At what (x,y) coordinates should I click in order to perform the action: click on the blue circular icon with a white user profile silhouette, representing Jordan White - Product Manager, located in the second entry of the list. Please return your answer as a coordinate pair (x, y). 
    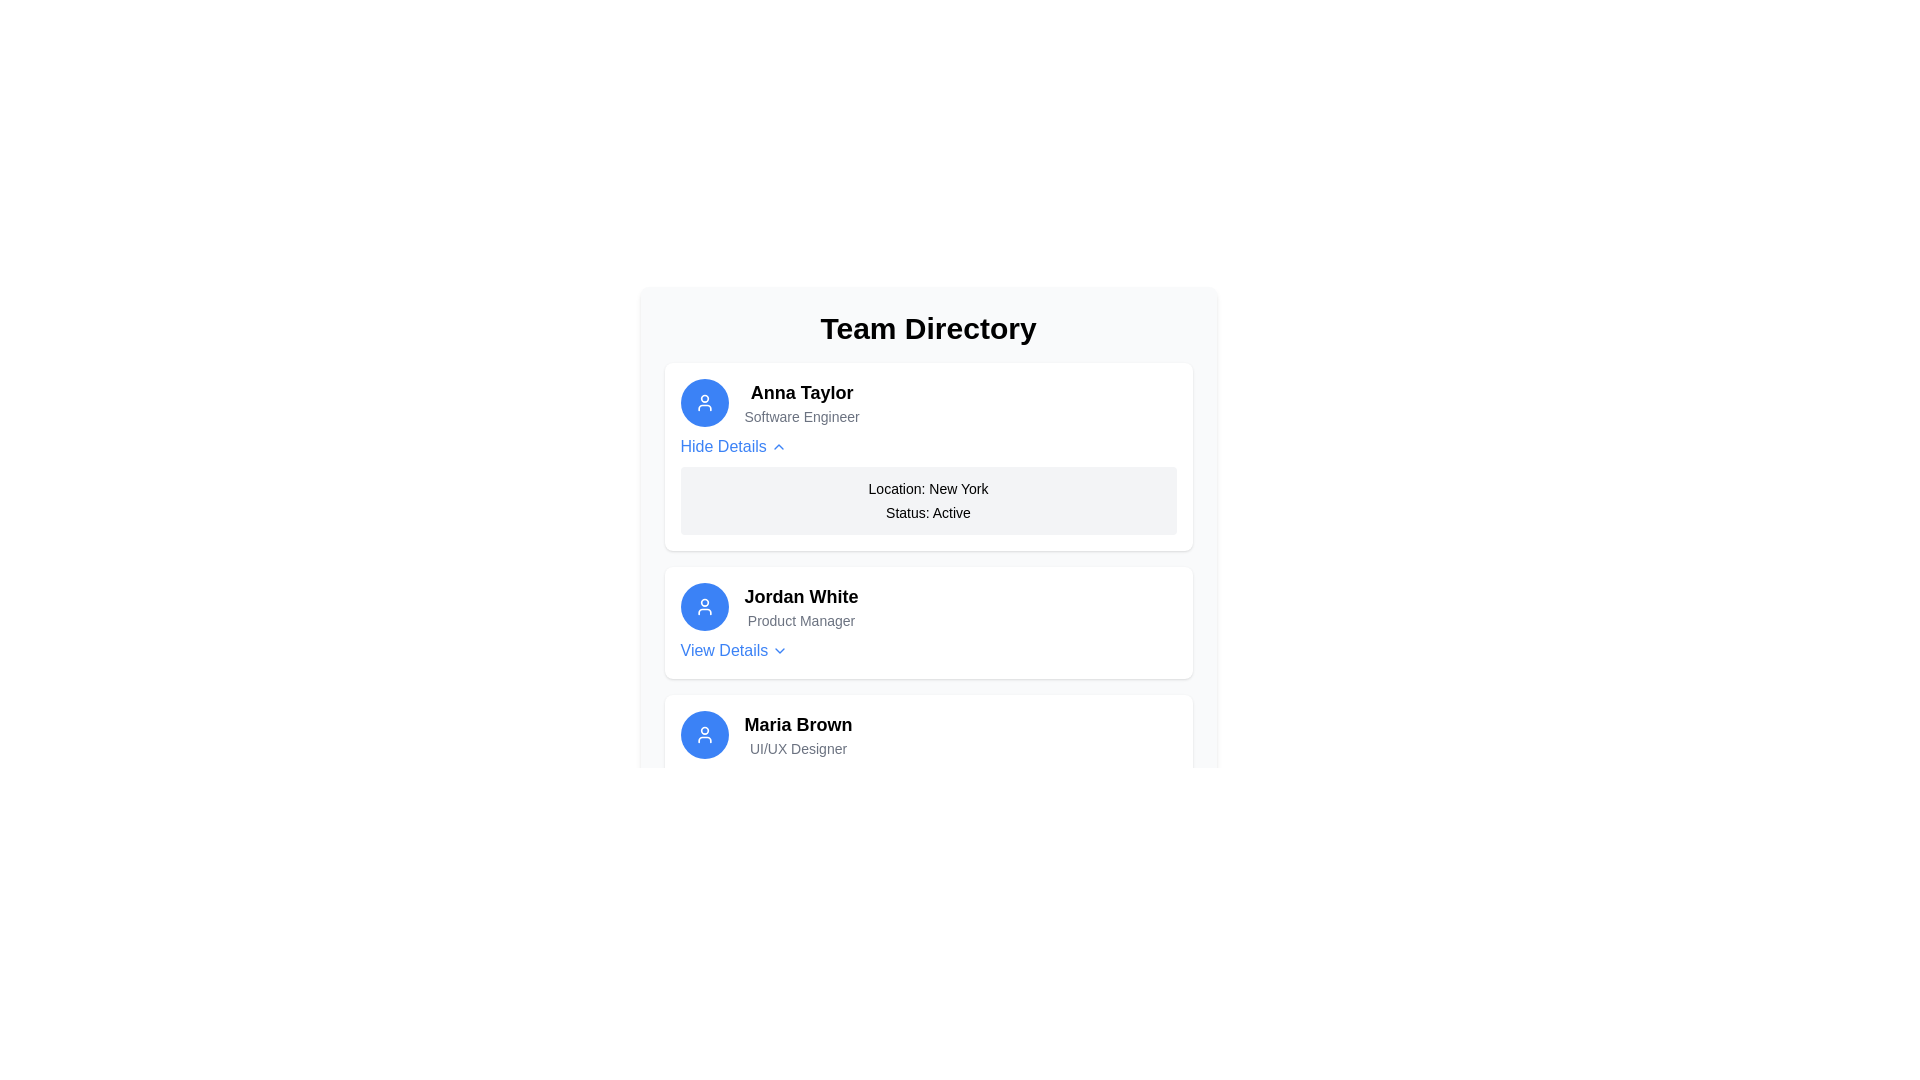
    Looking at the image, I should click on (704, 605).